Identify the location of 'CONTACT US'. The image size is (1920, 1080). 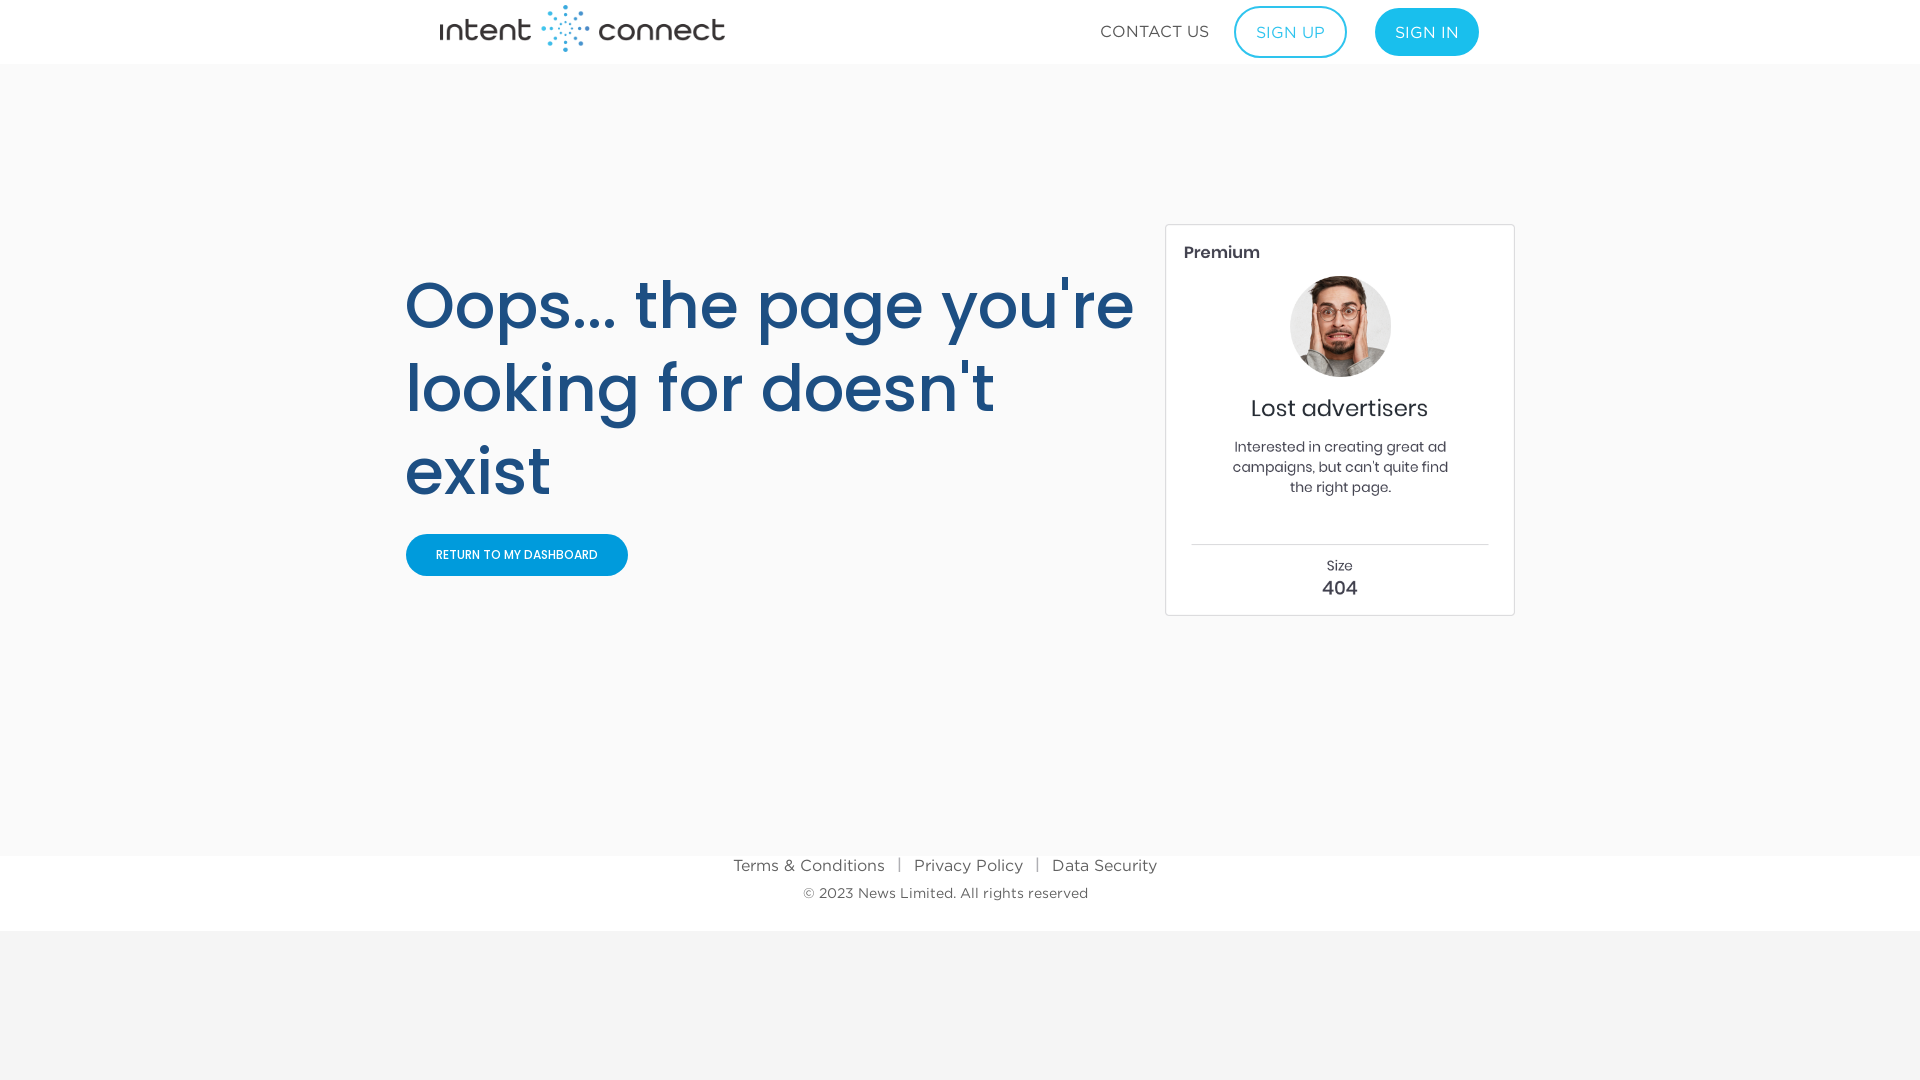
(1154, 30).